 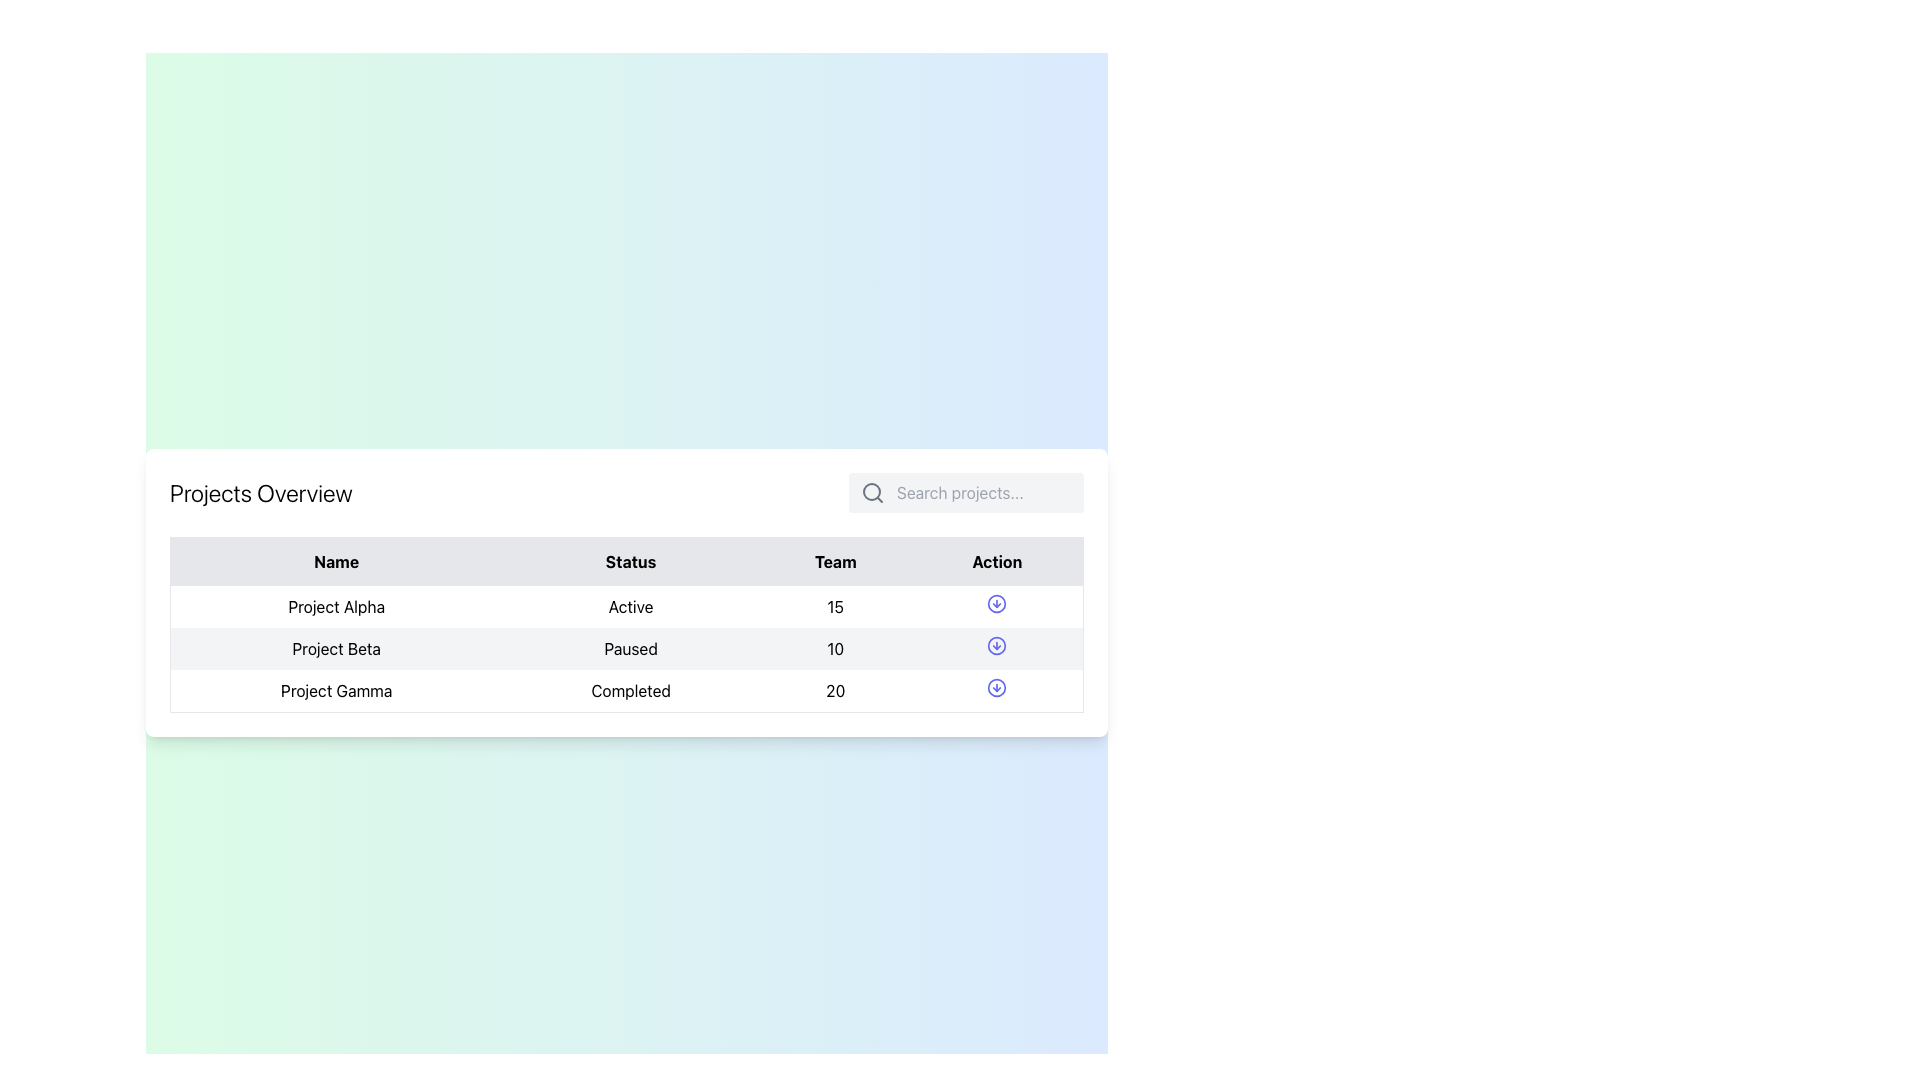 I want to click on 'Active' text label in the 'Status' column of the 'Project Alpha' row in the project information table, so click(x=630, y=605).